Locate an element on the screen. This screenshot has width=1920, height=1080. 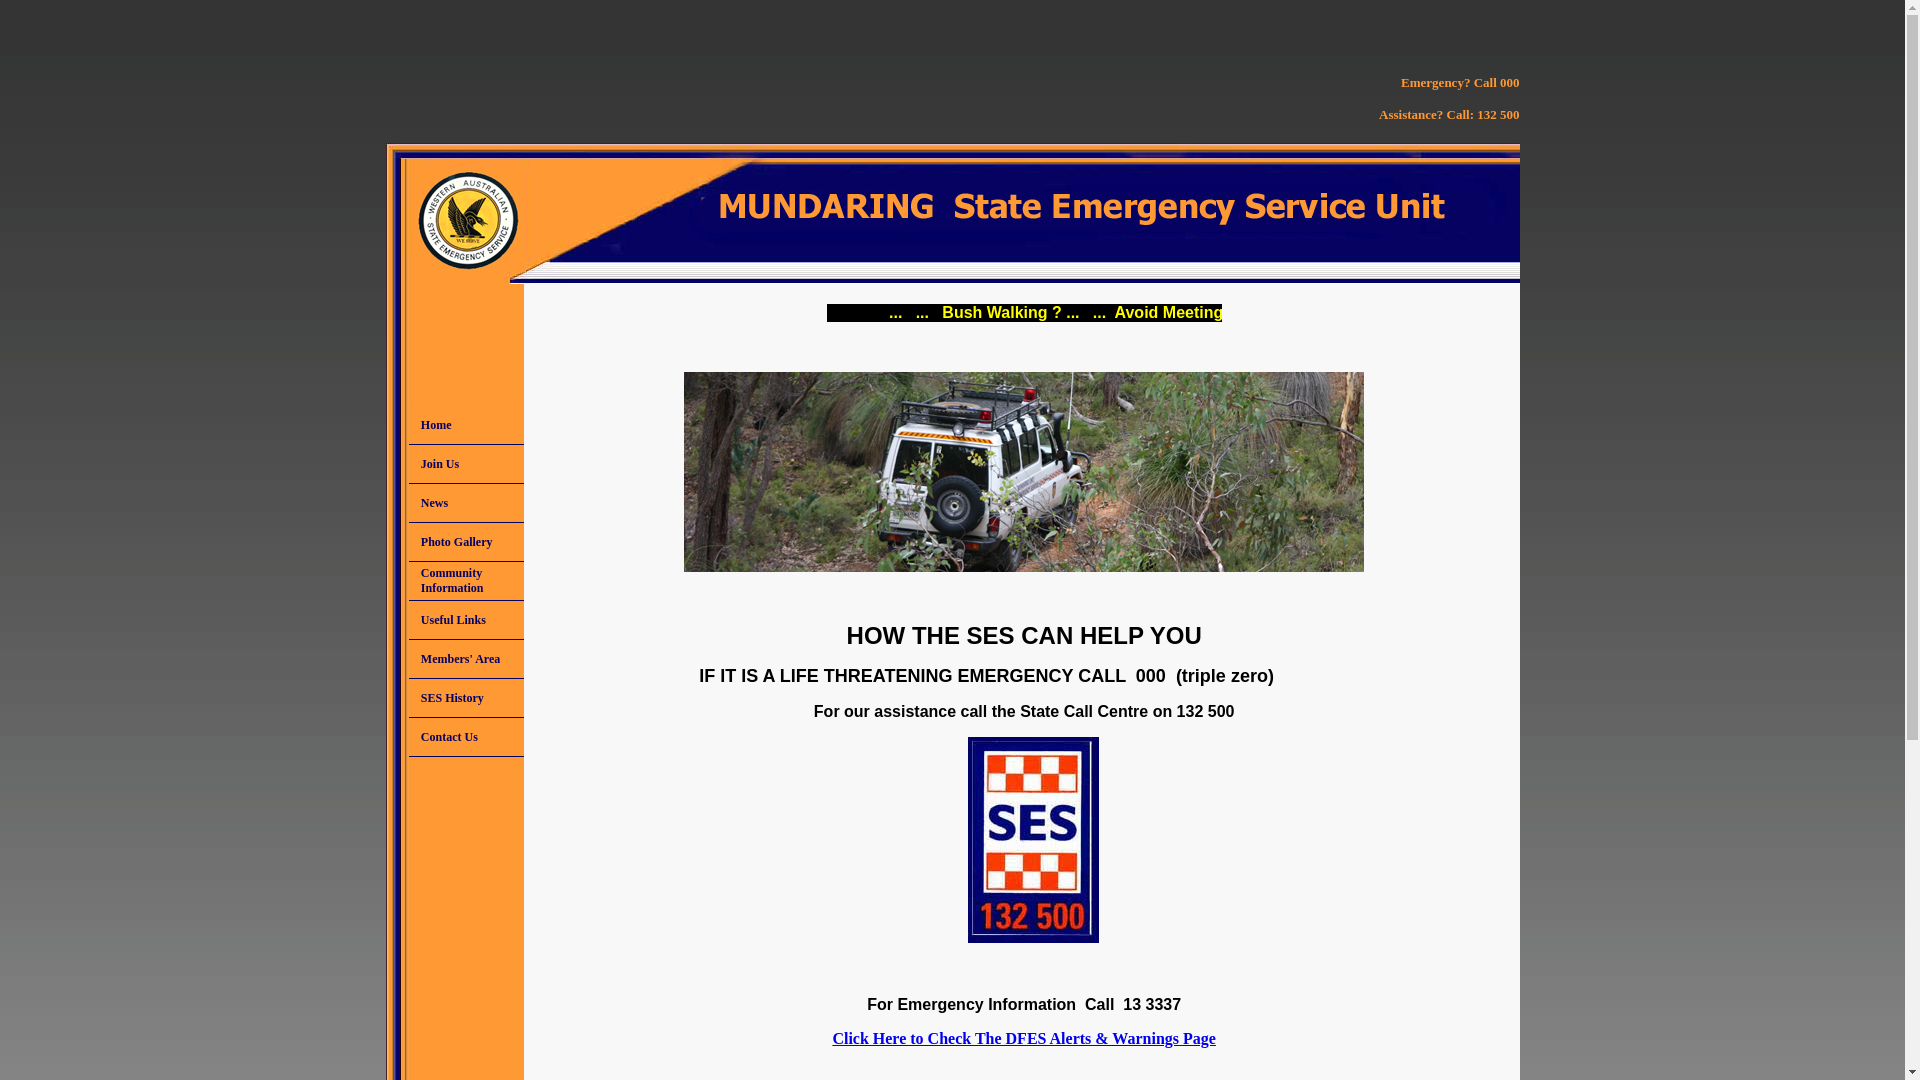
'News' is located at coordinates (465, 501).